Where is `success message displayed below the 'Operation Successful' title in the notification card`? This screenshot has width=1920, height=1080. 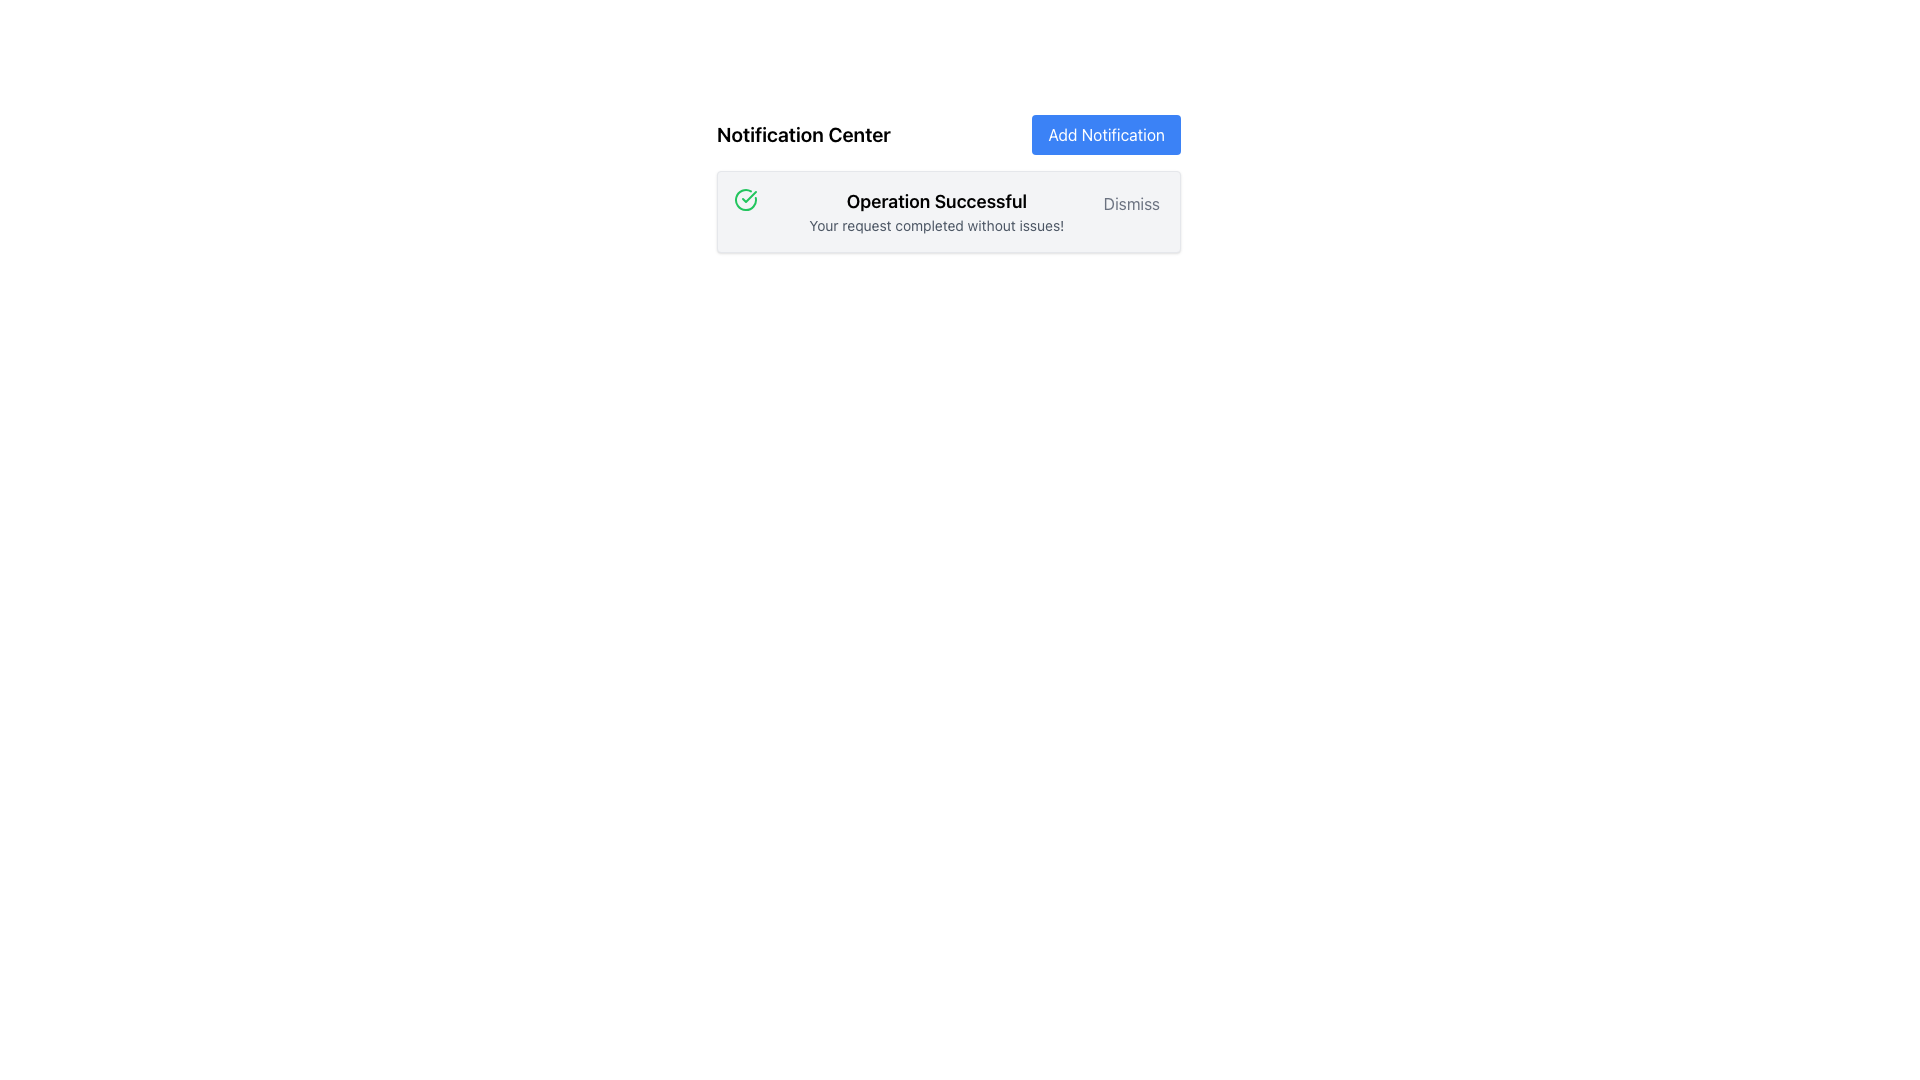
success message displayed below the 'Operation Successful' title in the notification card is located at coordinates (935, 225).